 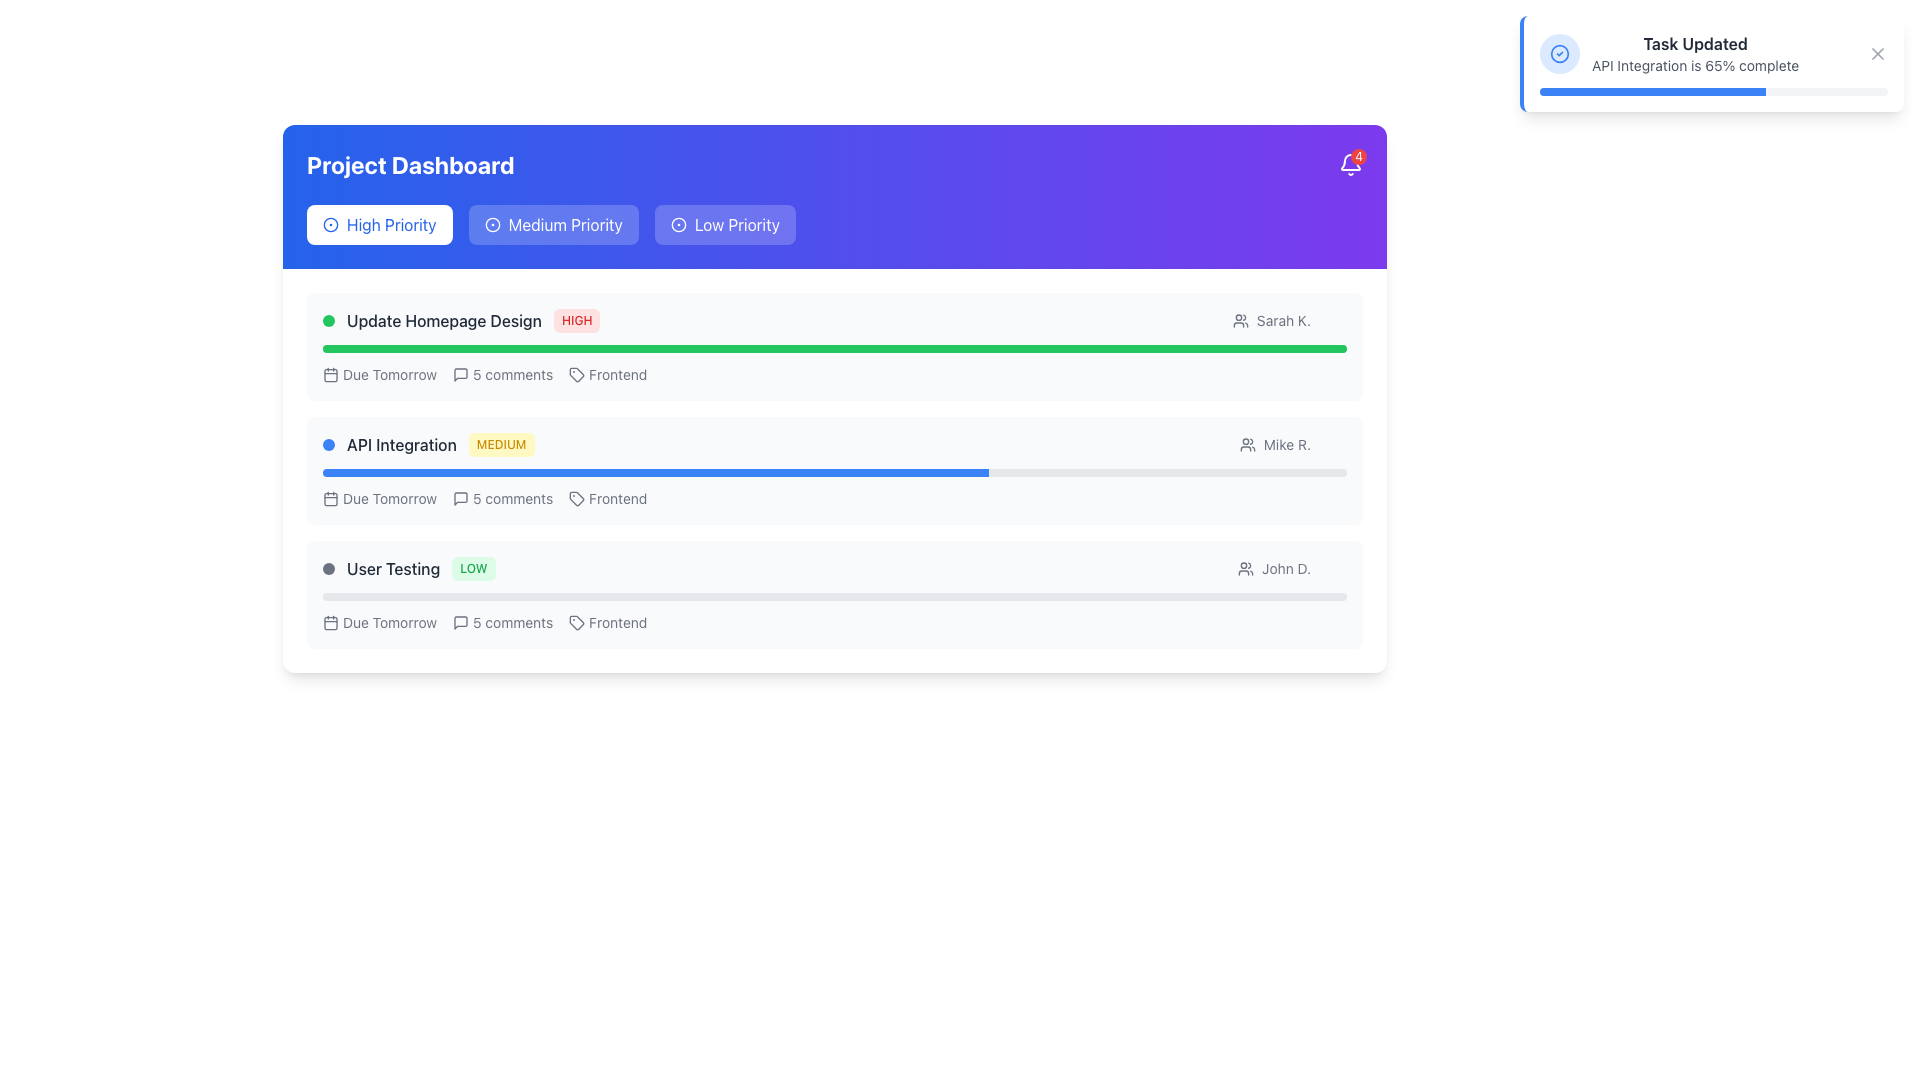 I want to click on the 'Due Tomorrow' text label located in the 'API Integration' row of the project task layout, which is adjacent to a calendar icon, so click(x=390, y=497).